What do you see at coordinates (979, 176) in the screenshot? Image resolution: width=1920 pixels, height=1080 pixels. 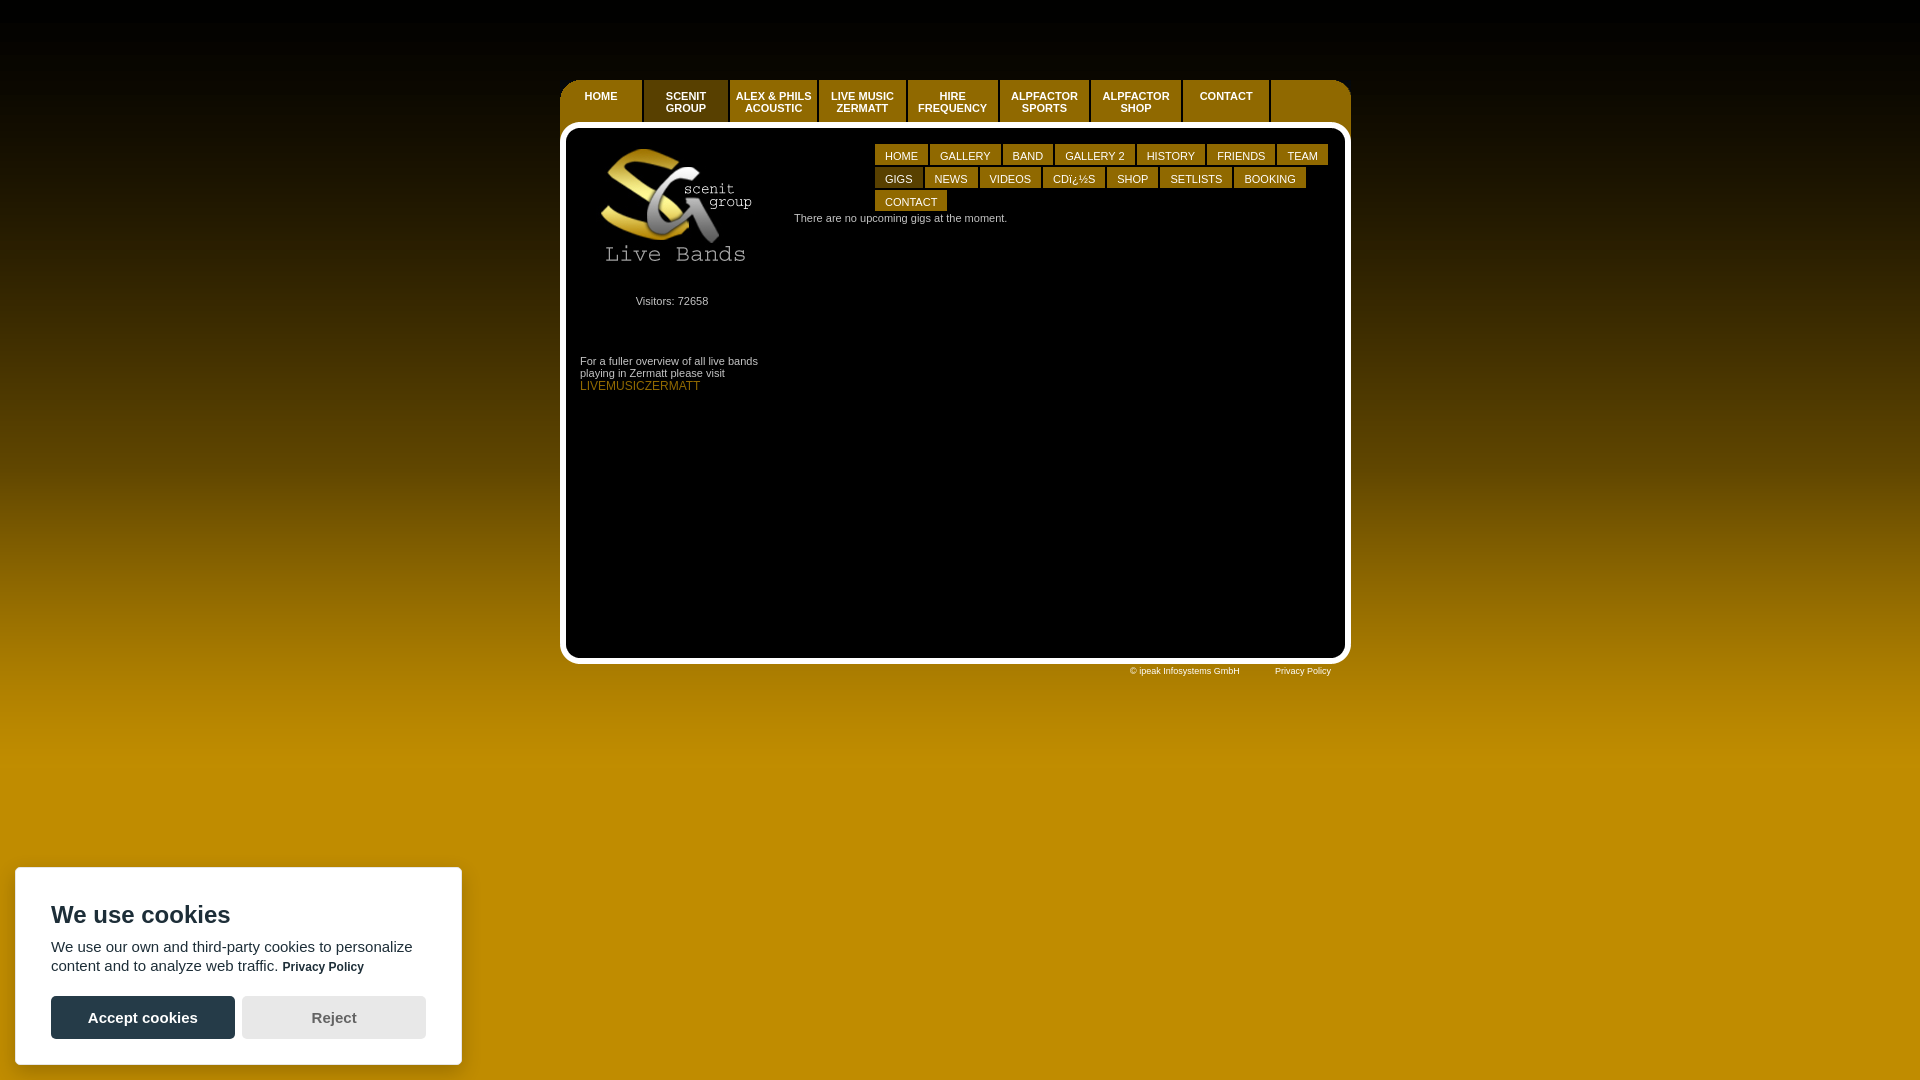 I see `'VIDEOS'` at bounding box center [979, 176].